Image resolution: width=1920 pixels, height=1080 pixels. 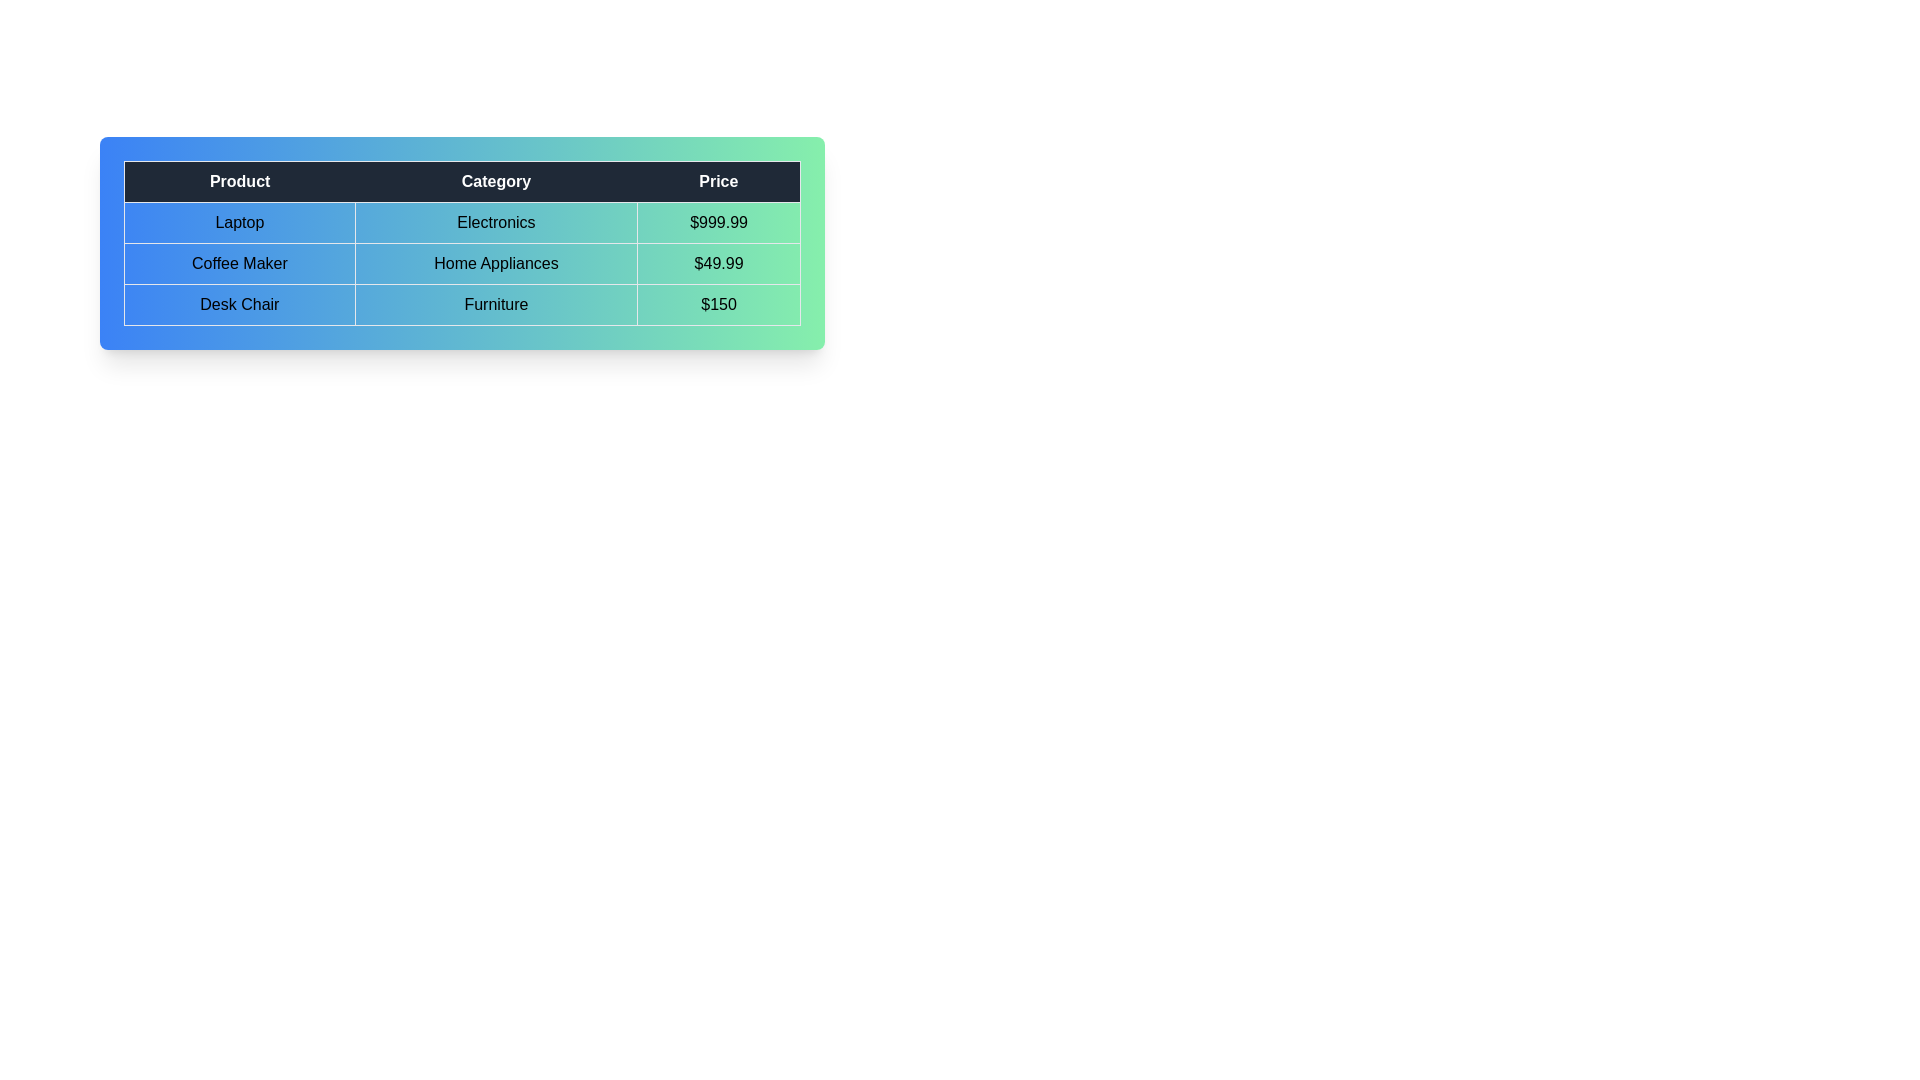 What do you see at coordinates (496, 181) in the screenshot?
I see `the 'Category' header label in the table, which is located in the second column between 'Product' and 'Price'` at bounding box center [496, 181].